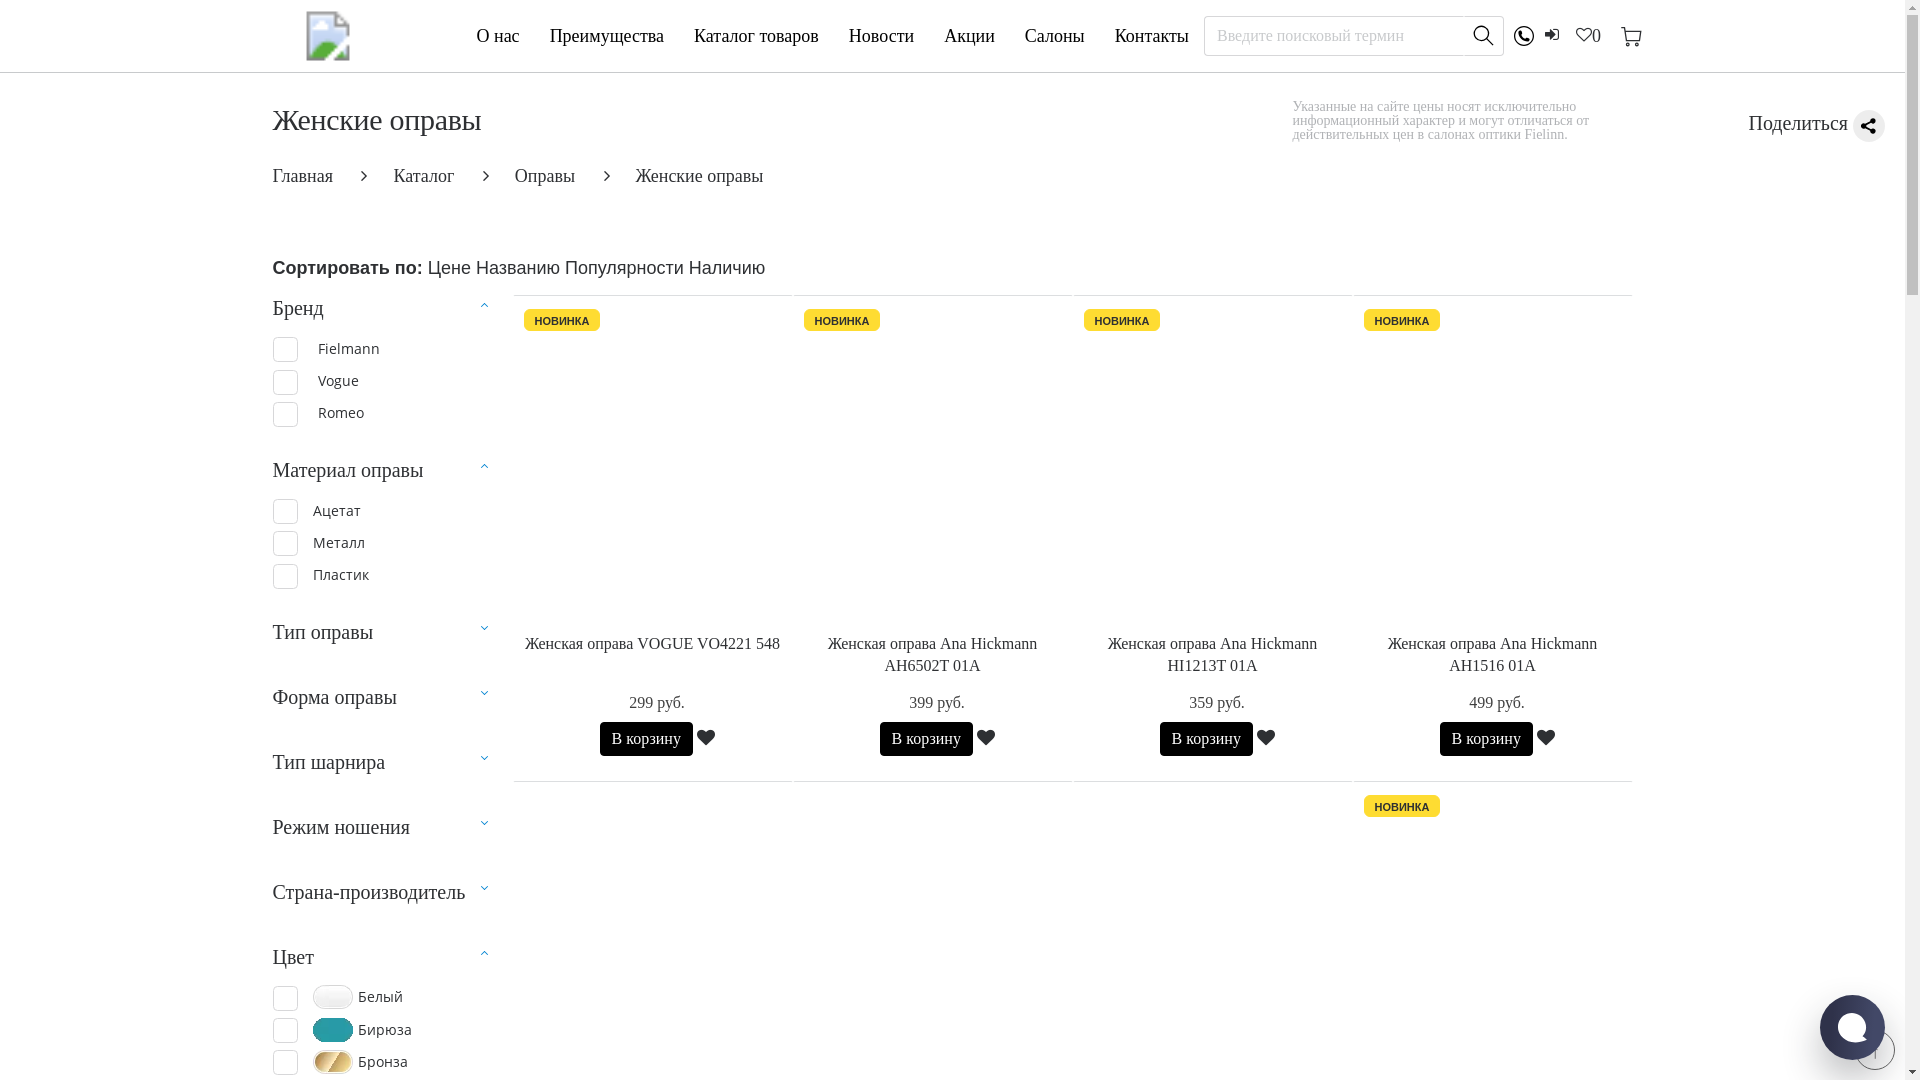 The height and width of the screenshot is (1080, 1920). I want to click on 'Y', so click(283, 576).